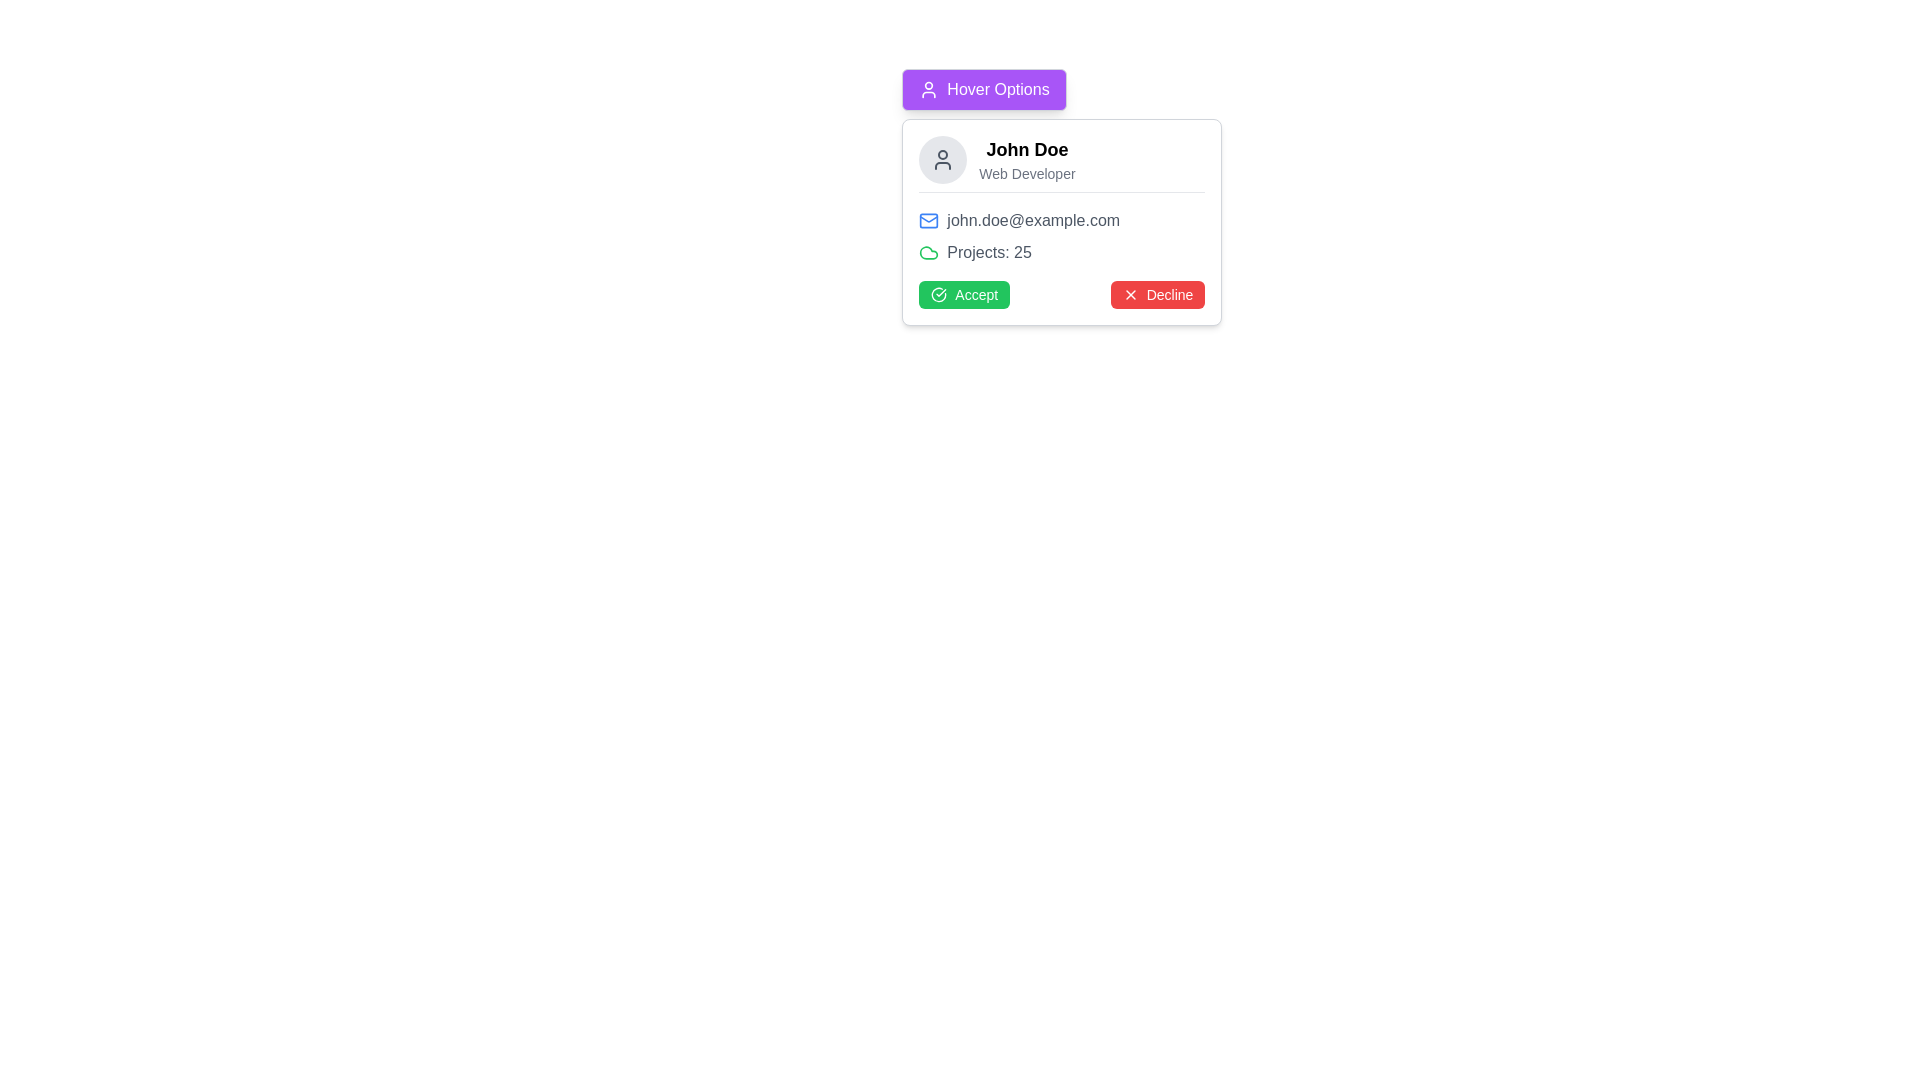 This screenshot has height=1080, width=1920. What do you see at coordinates (984, 88) in the screenshot?
I see `the 'Hover Options' button with a purple background and user icon` at bounding box center [984, 88].